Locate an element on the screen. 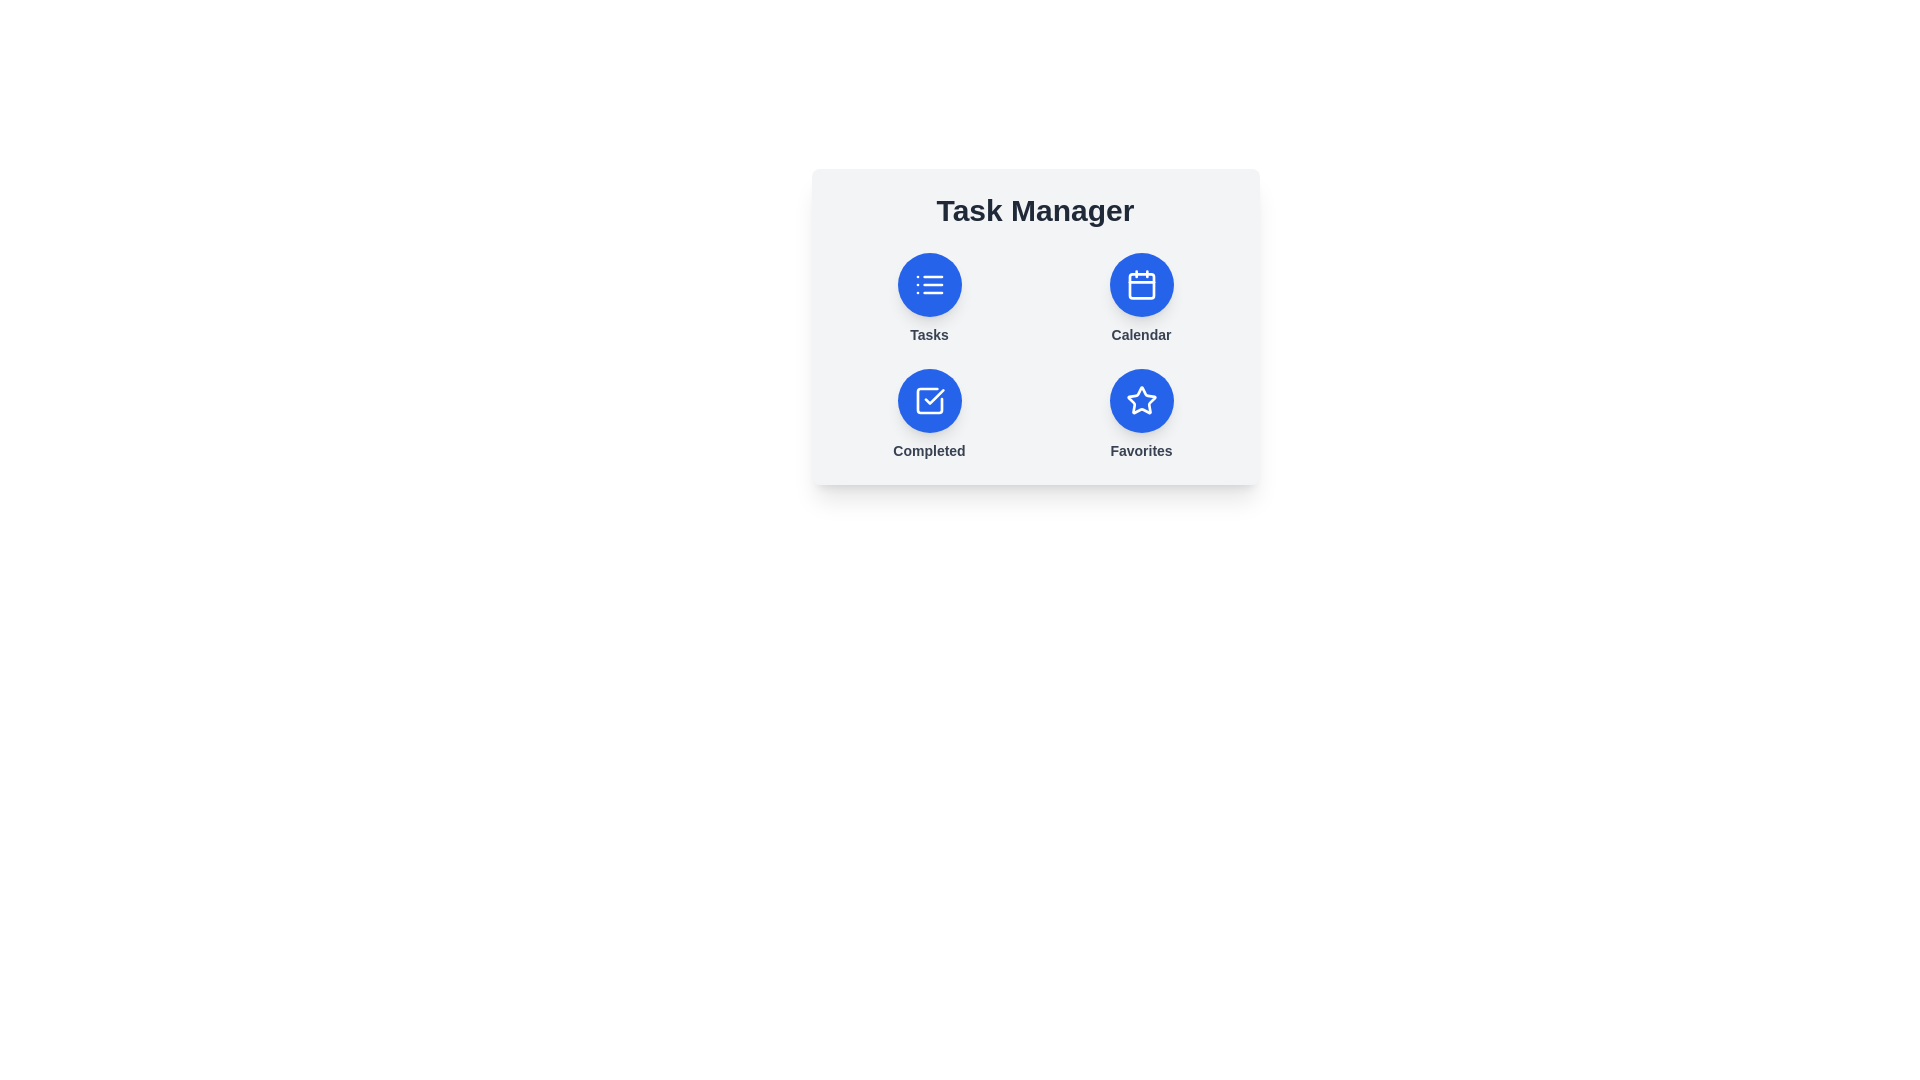  the 'Favorites' button located in the bottom-right corner of the grid in the 'Task Manager' section is located at coordinates (1141, 414).